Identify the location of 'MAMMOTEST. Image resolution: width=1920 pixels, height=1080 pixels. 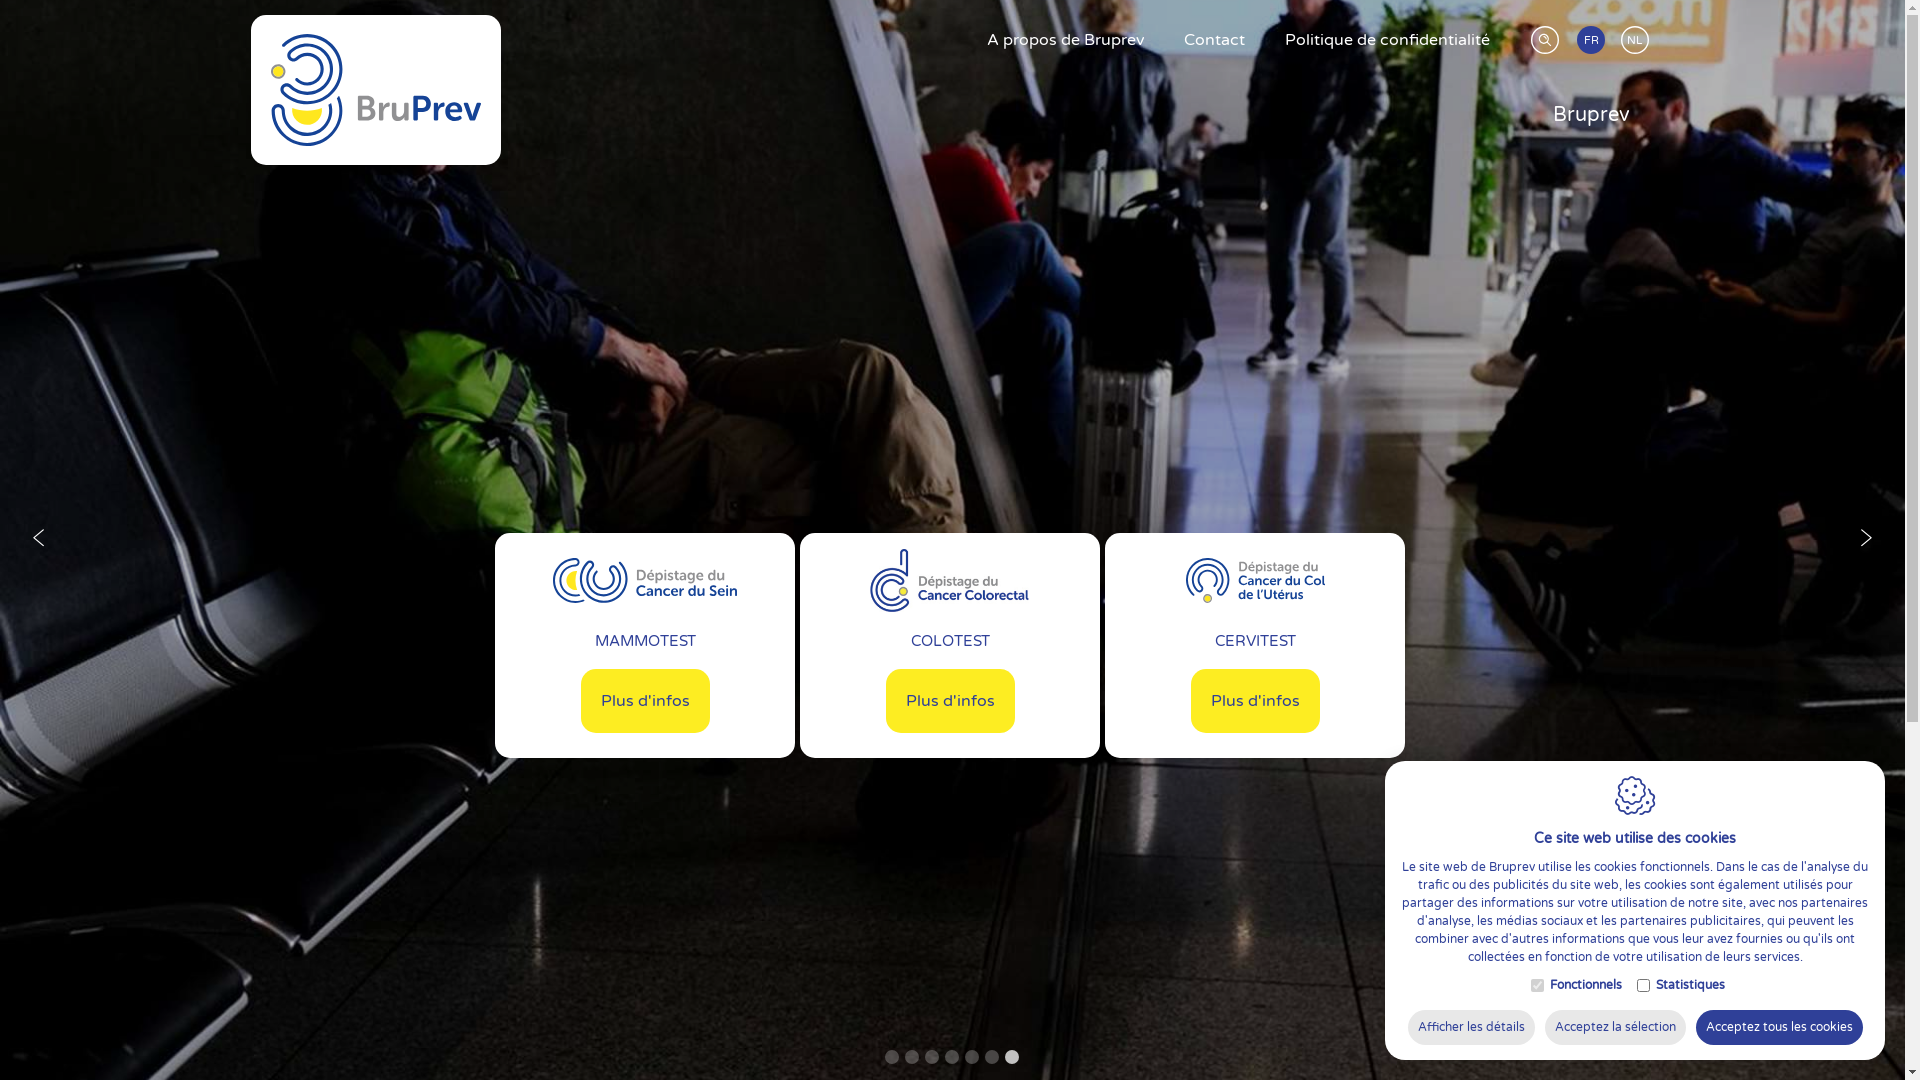
(644, 645).